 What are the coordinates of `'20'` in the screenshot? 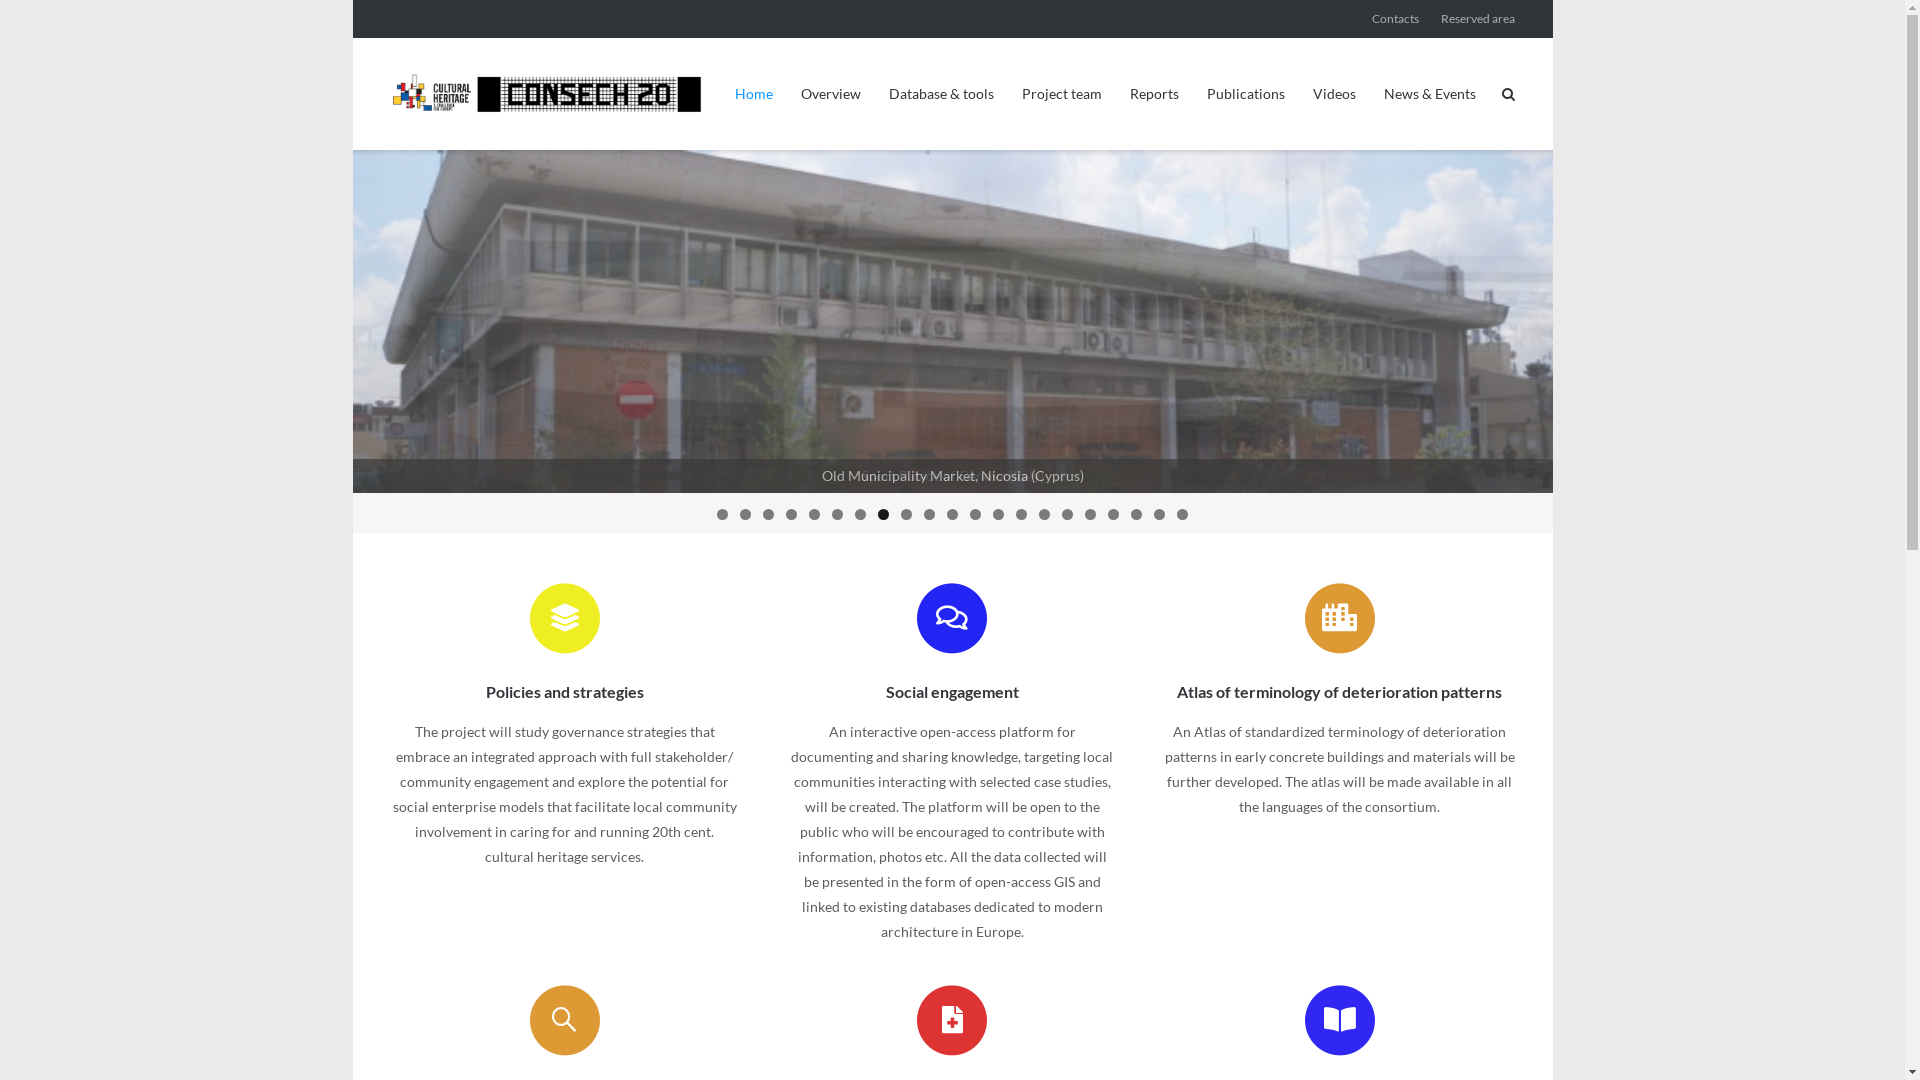 It's located at (1159, 513).